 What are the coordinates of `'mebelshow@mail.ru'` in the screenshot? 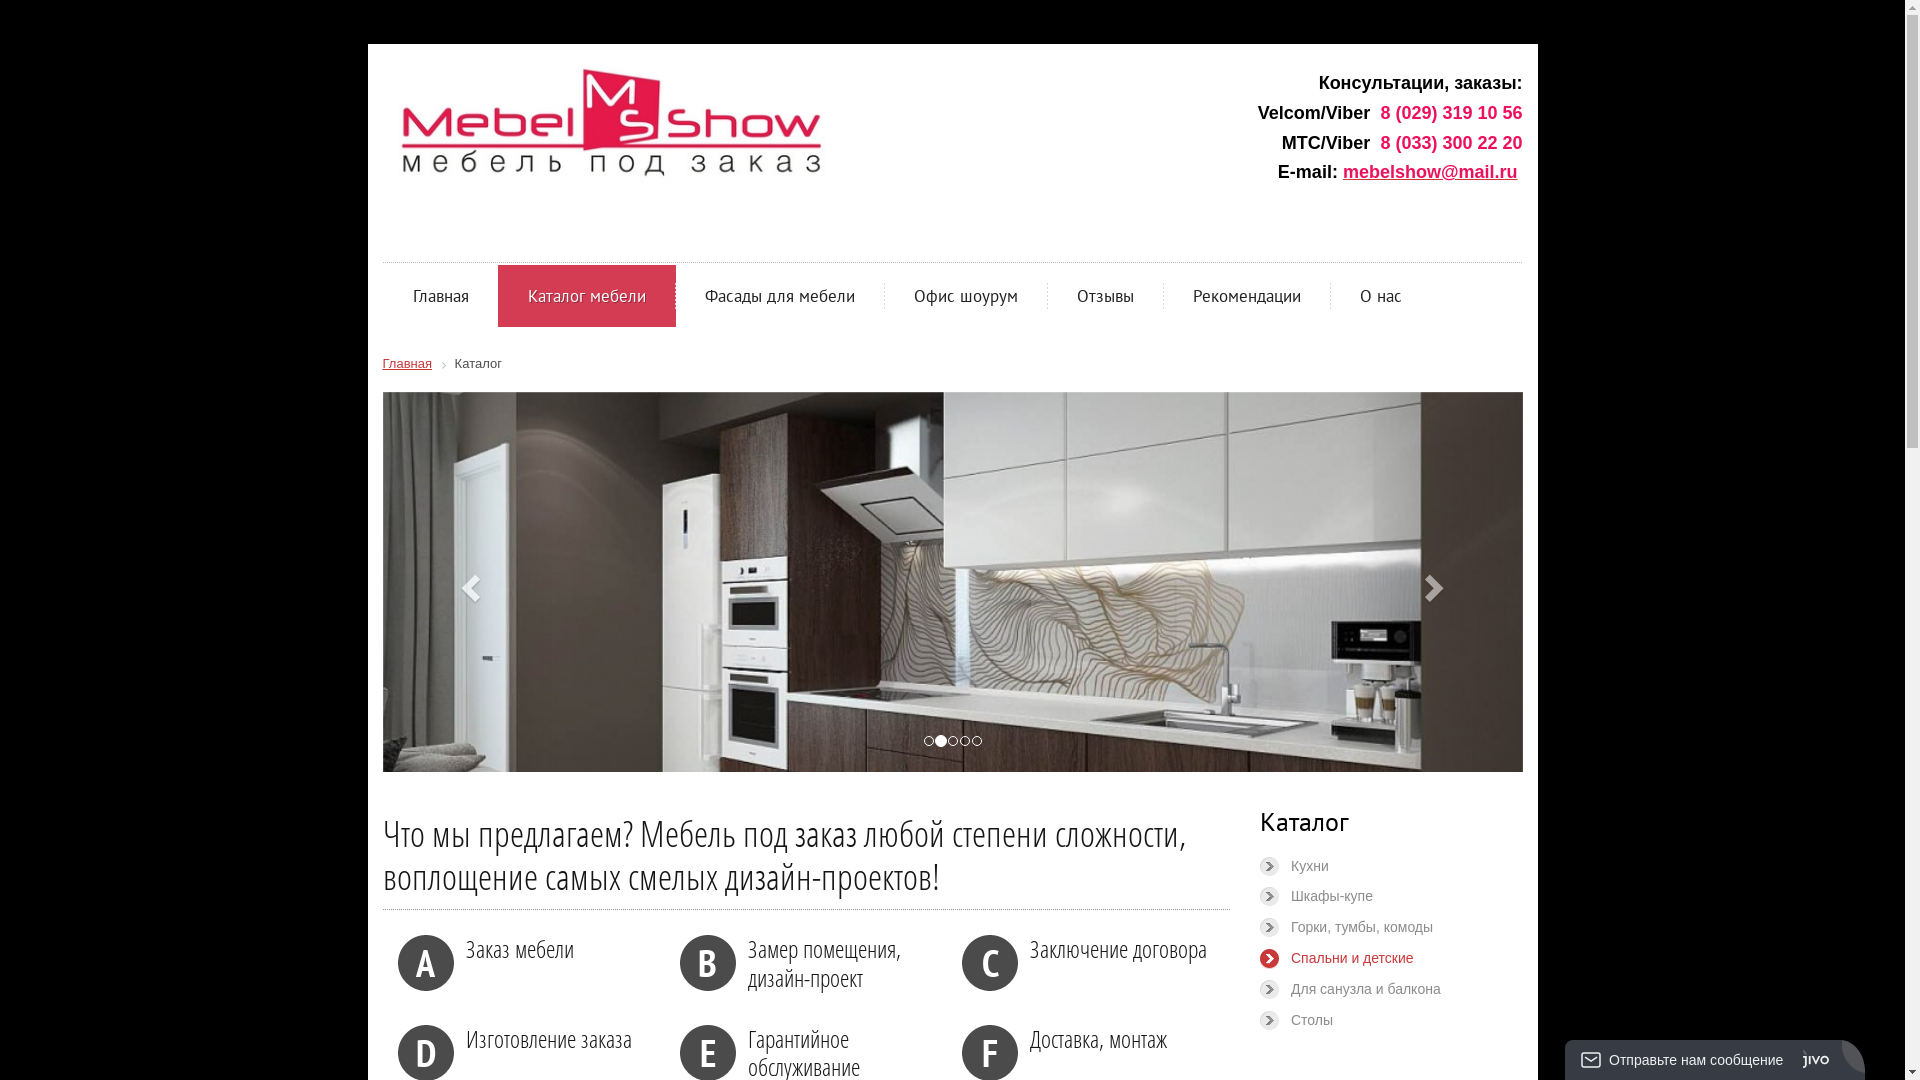 It's located at (1429, 171).